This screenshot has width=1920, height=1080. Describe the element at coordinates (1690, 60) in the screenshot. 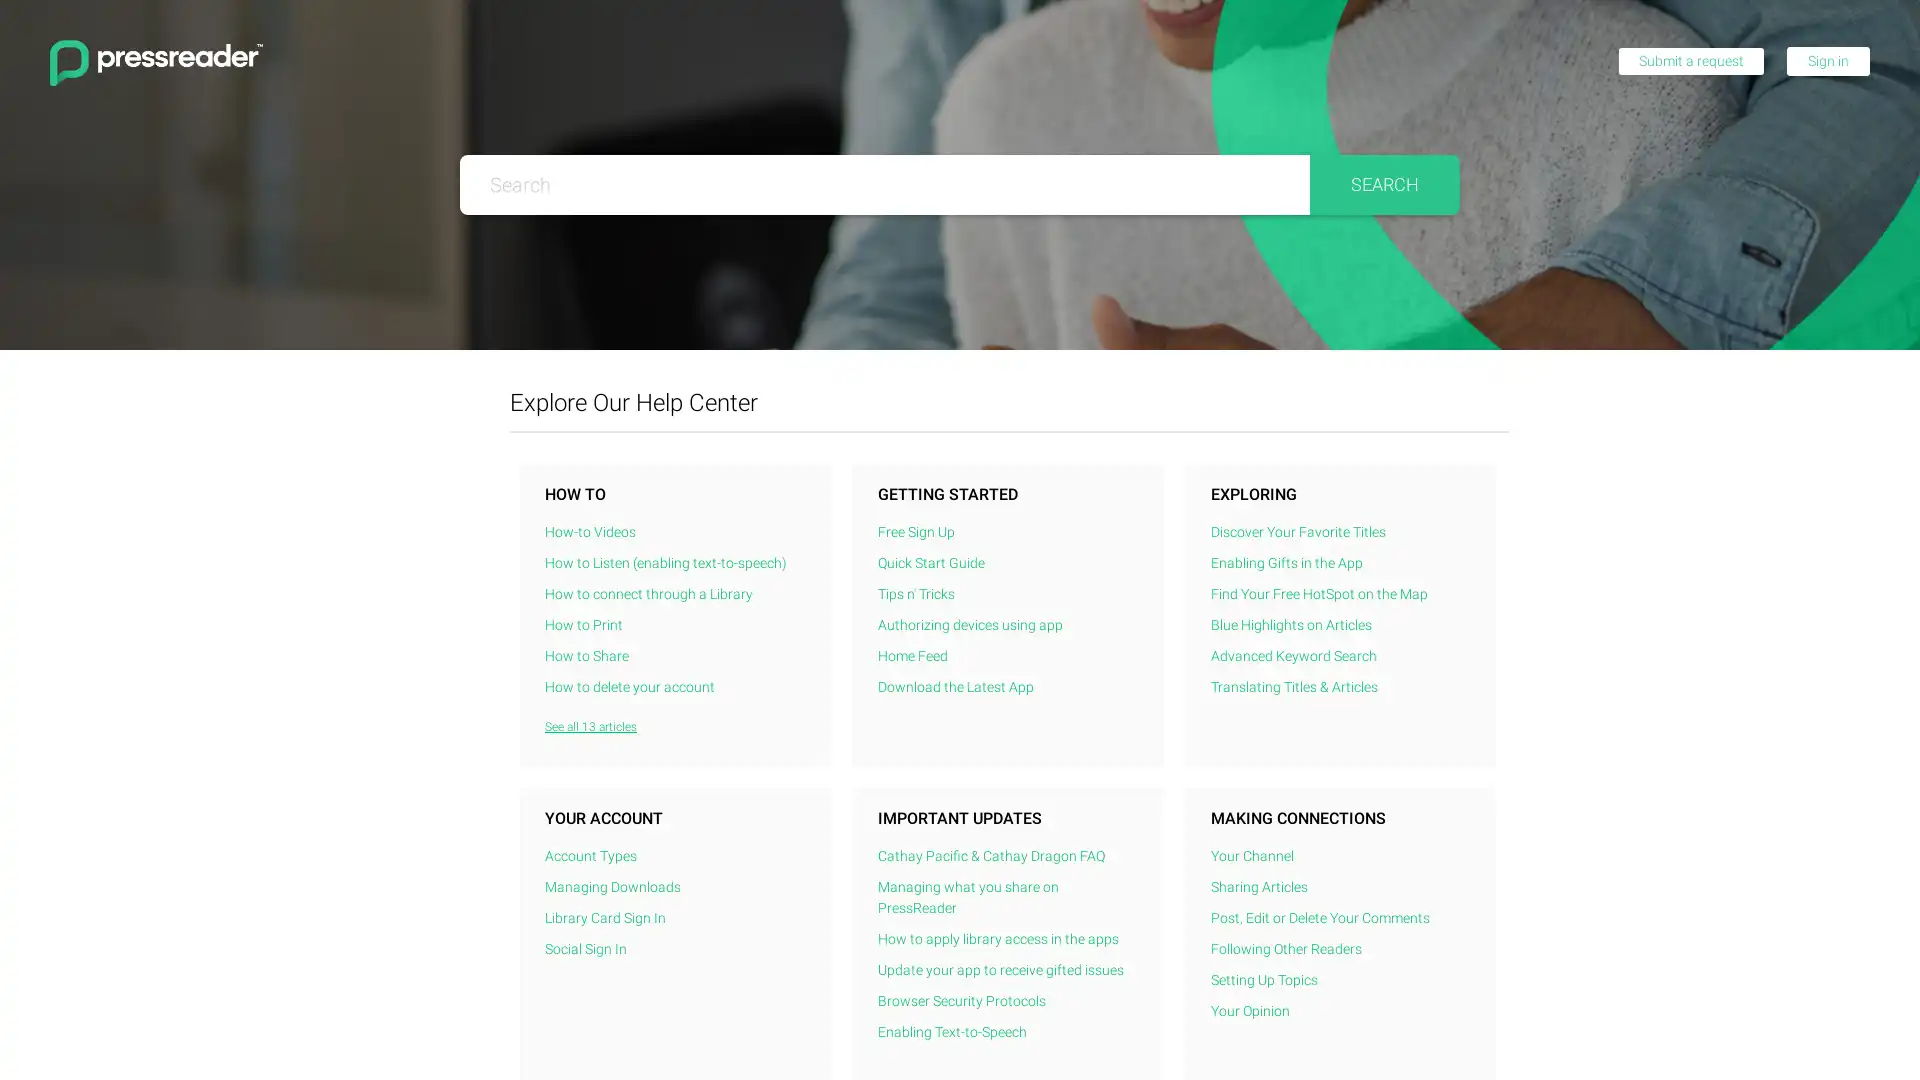

I see `Submit a request` at that location.